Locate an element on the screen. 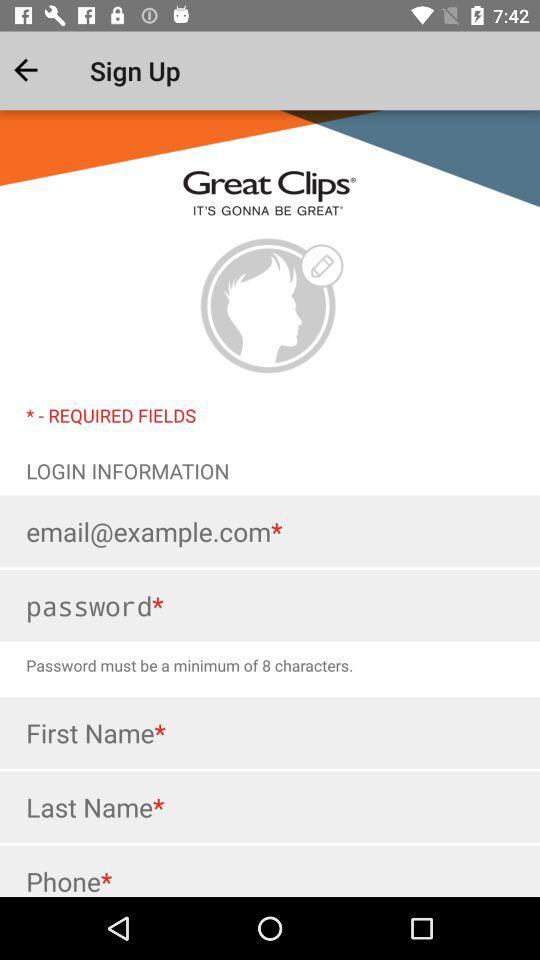 The image size is (540, 960). input first name is located at coordinates (270, 731).